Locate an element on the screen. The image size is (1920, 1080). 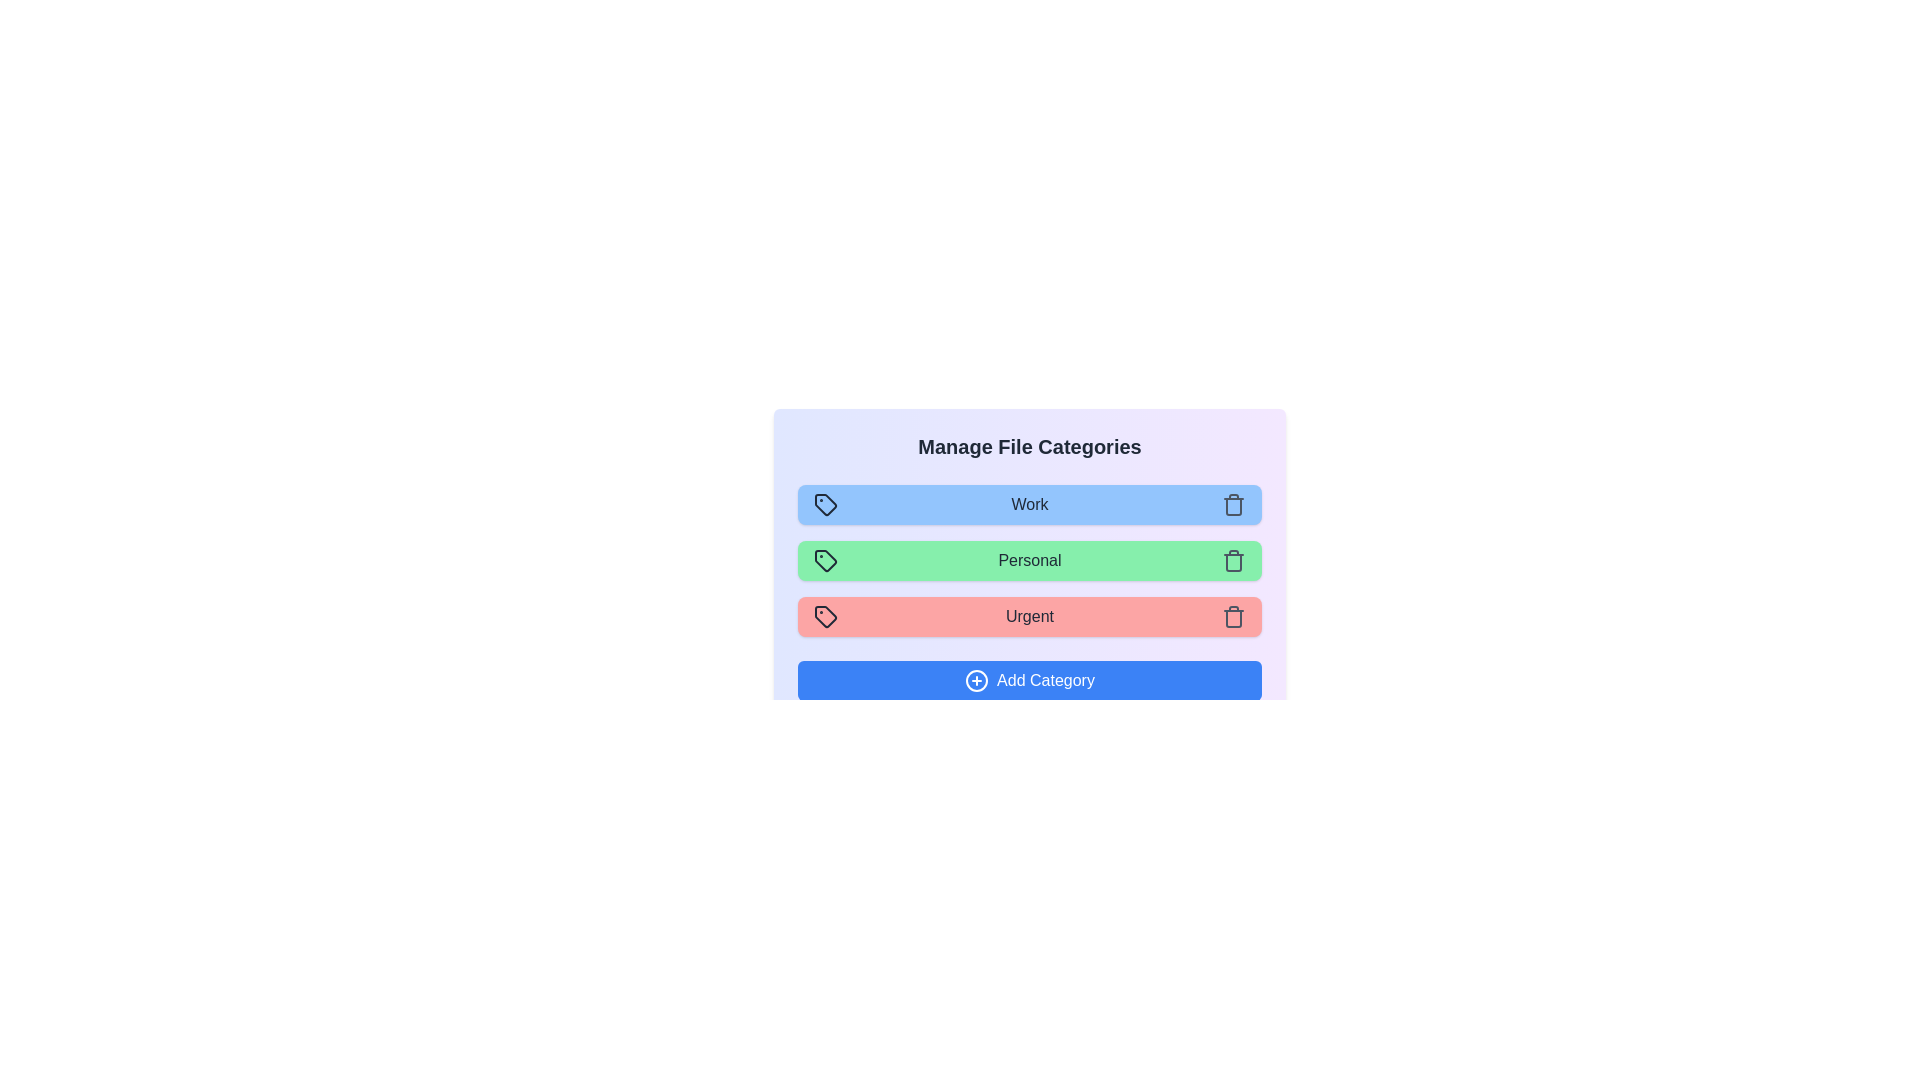
the category Work to observe its hover effect is located at coordinates (1030, 504).